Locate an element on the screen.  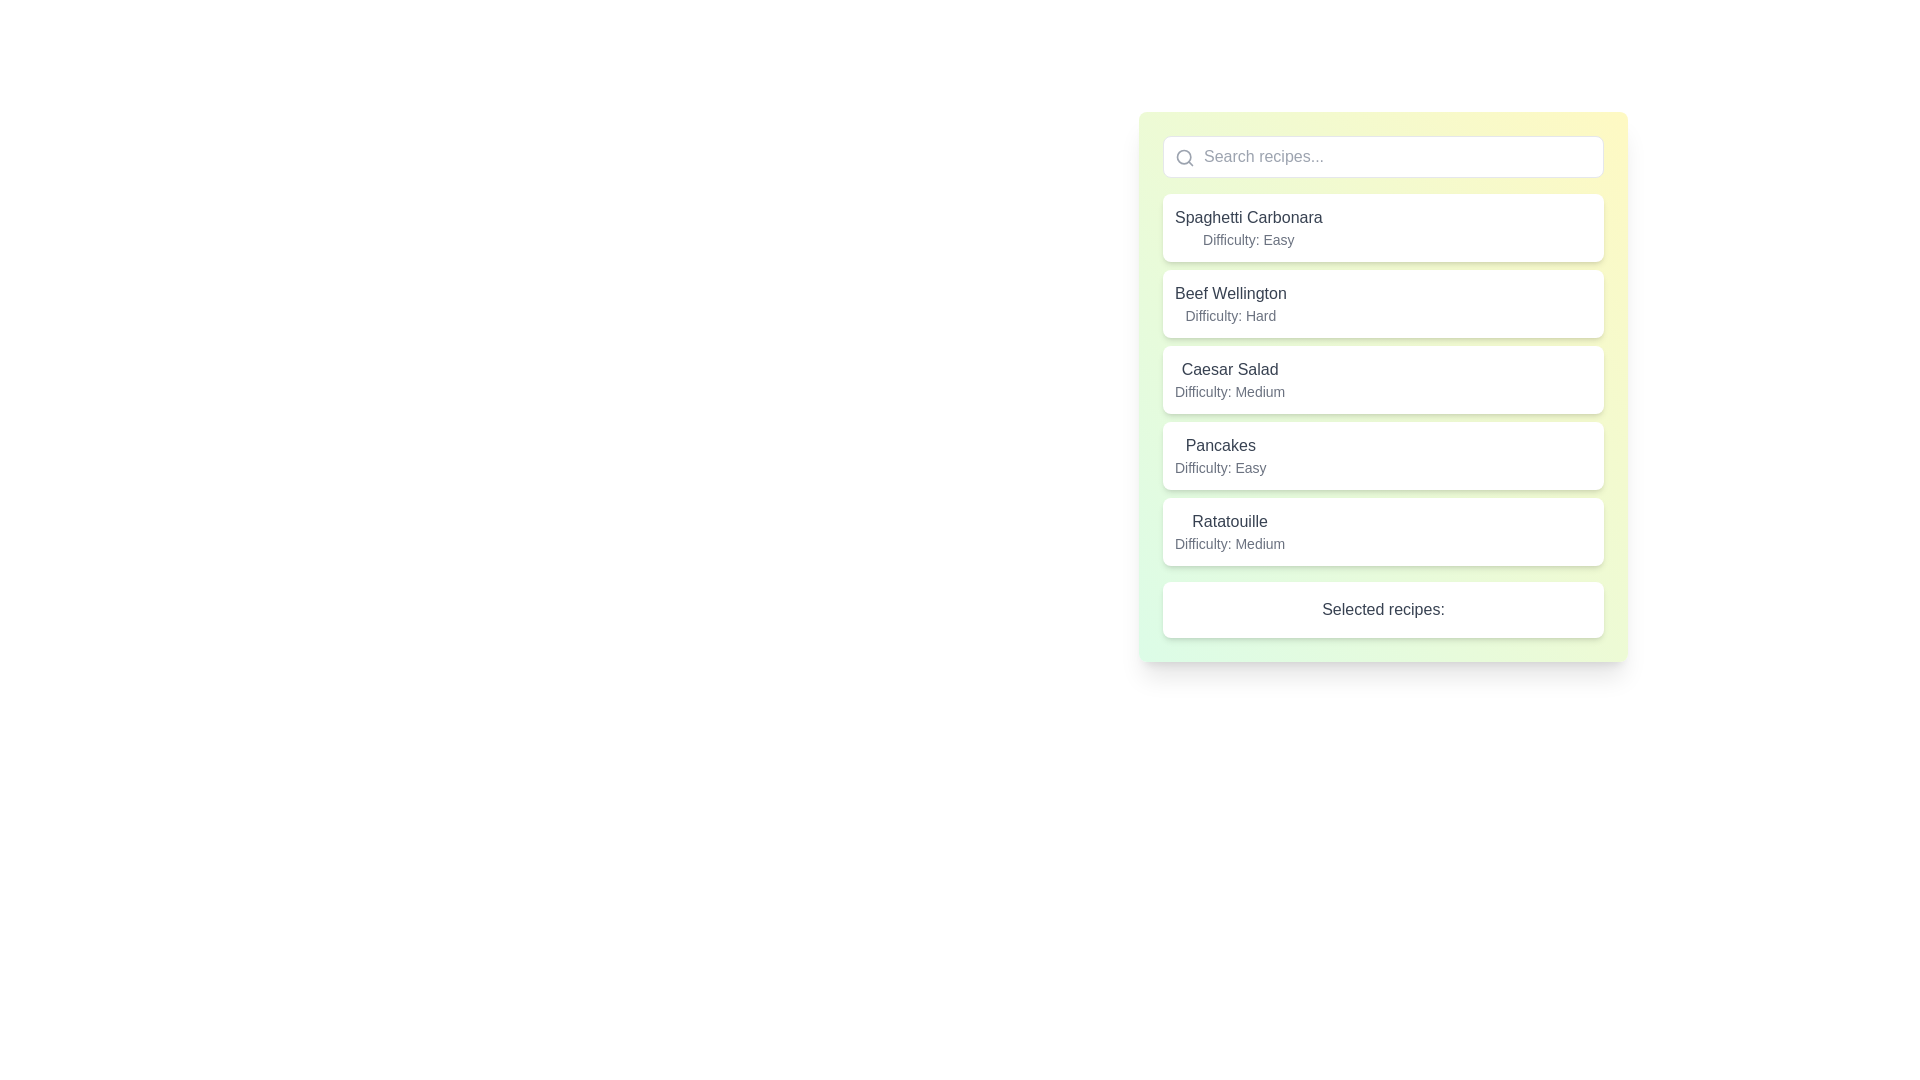
the text label displaying 'Pancakes', which is part of a recipe entry in the main content section, located above the difficulty indicator and below 'Caesar Salad' is located at coordinates (1219, 445).